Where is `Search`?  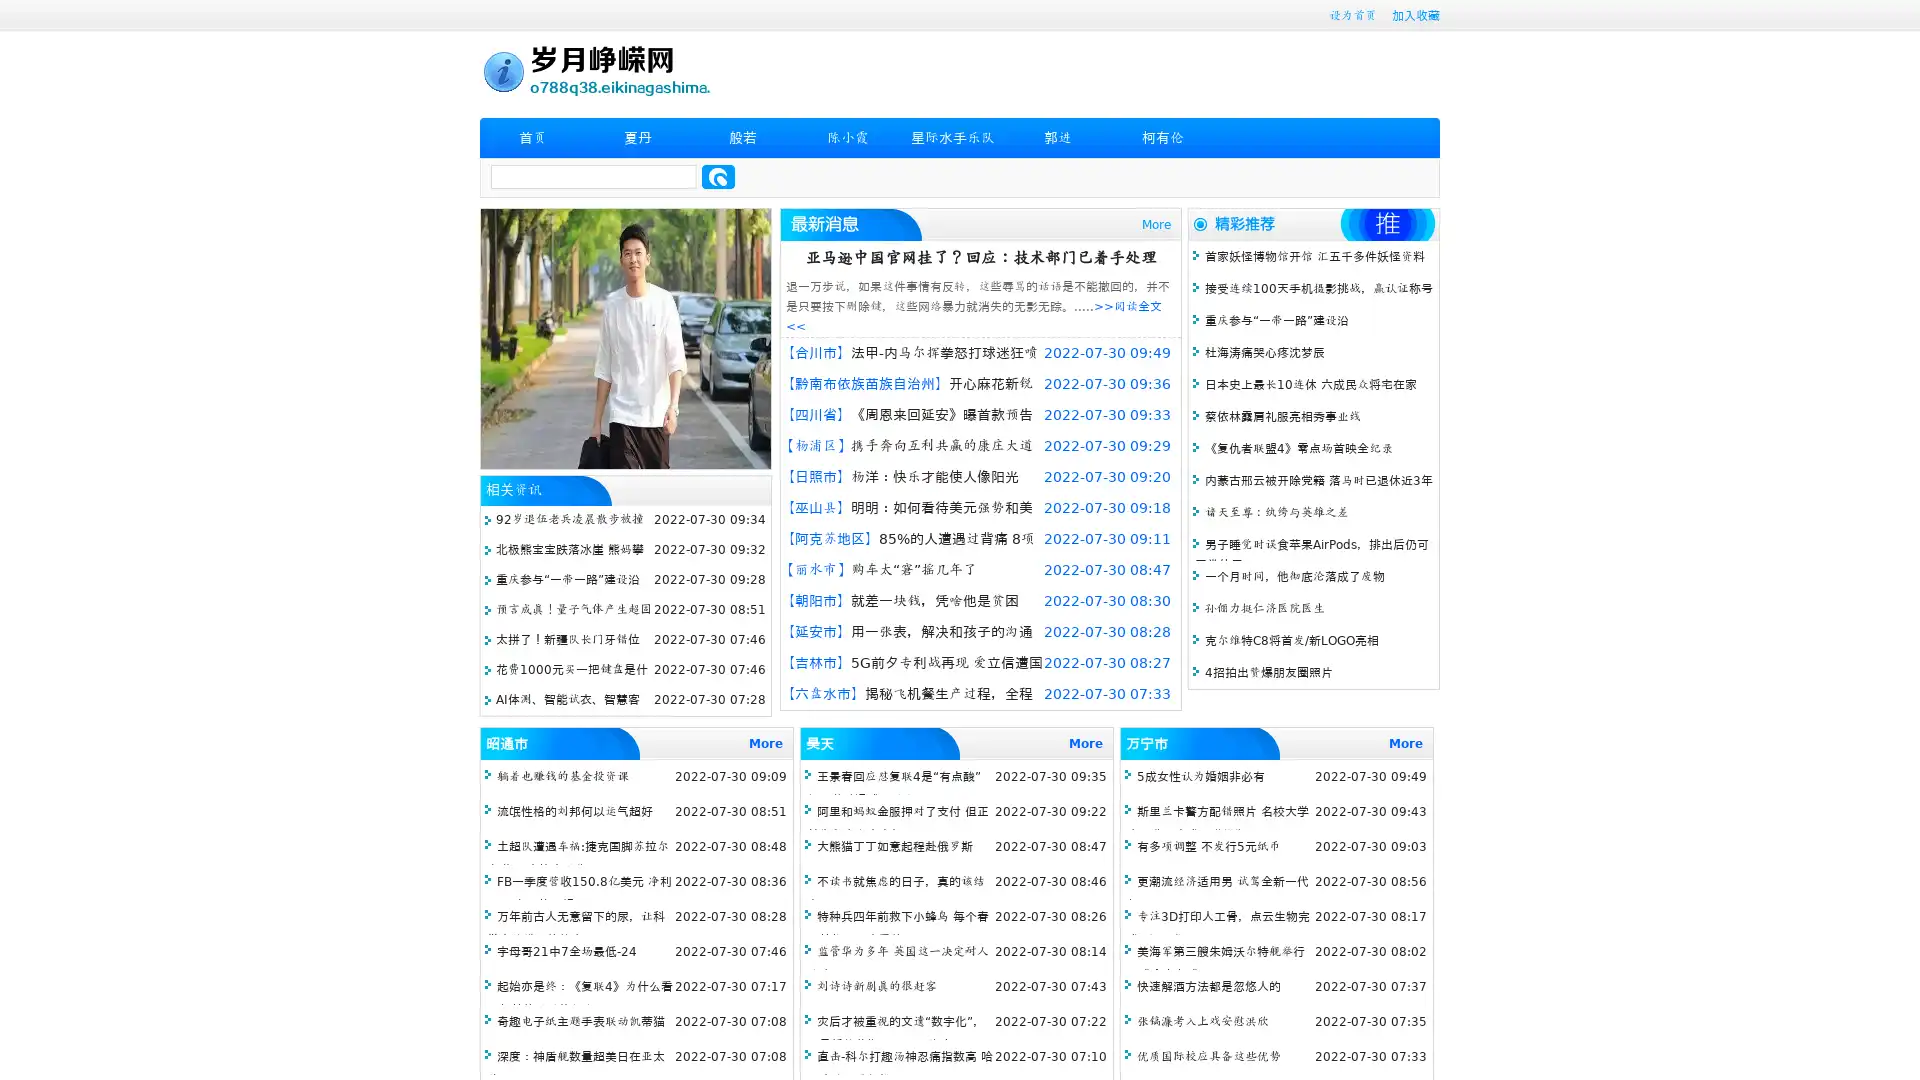 Search is located at coordinates (718, 176).